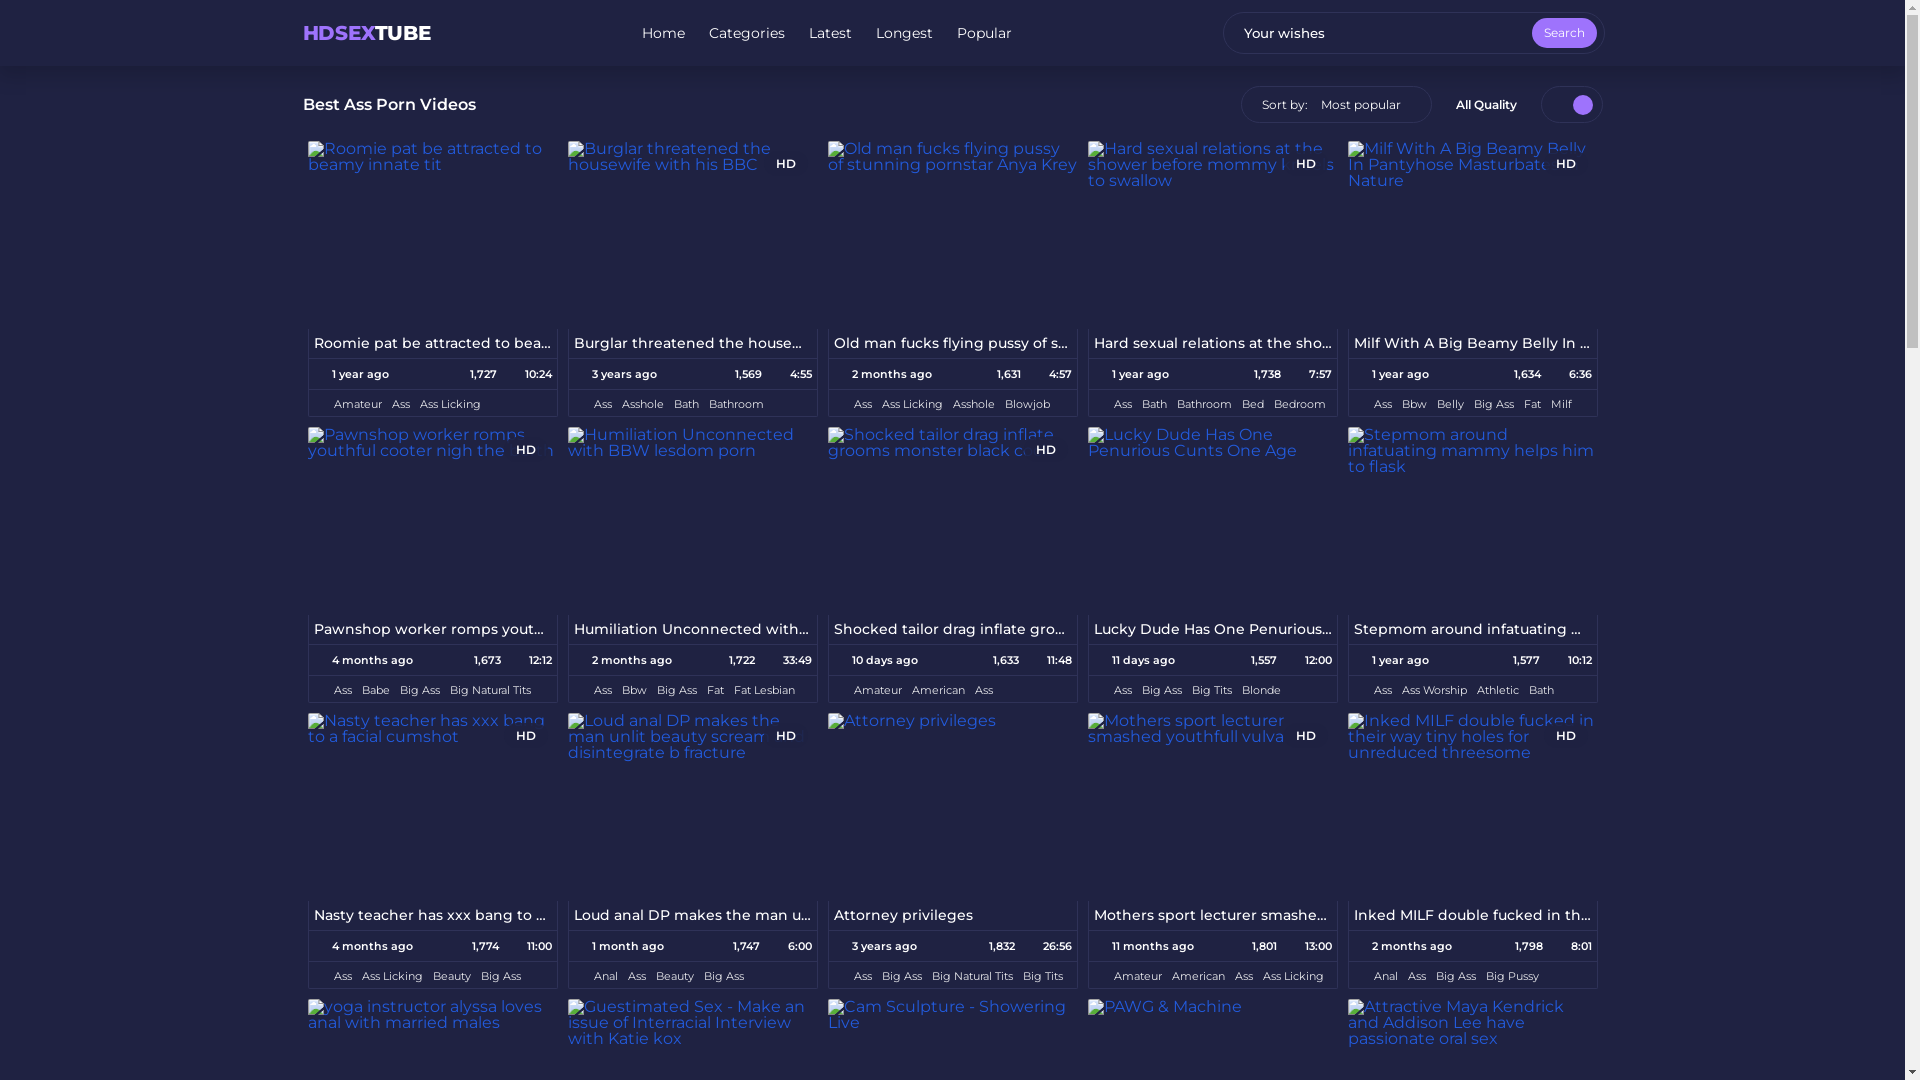 This screenshot has height=1080, width=1920. What do you see at coordinates (972, 975) in the screenshot?
I see `'Big Natural Tits'` at bounding box center [972, 975].